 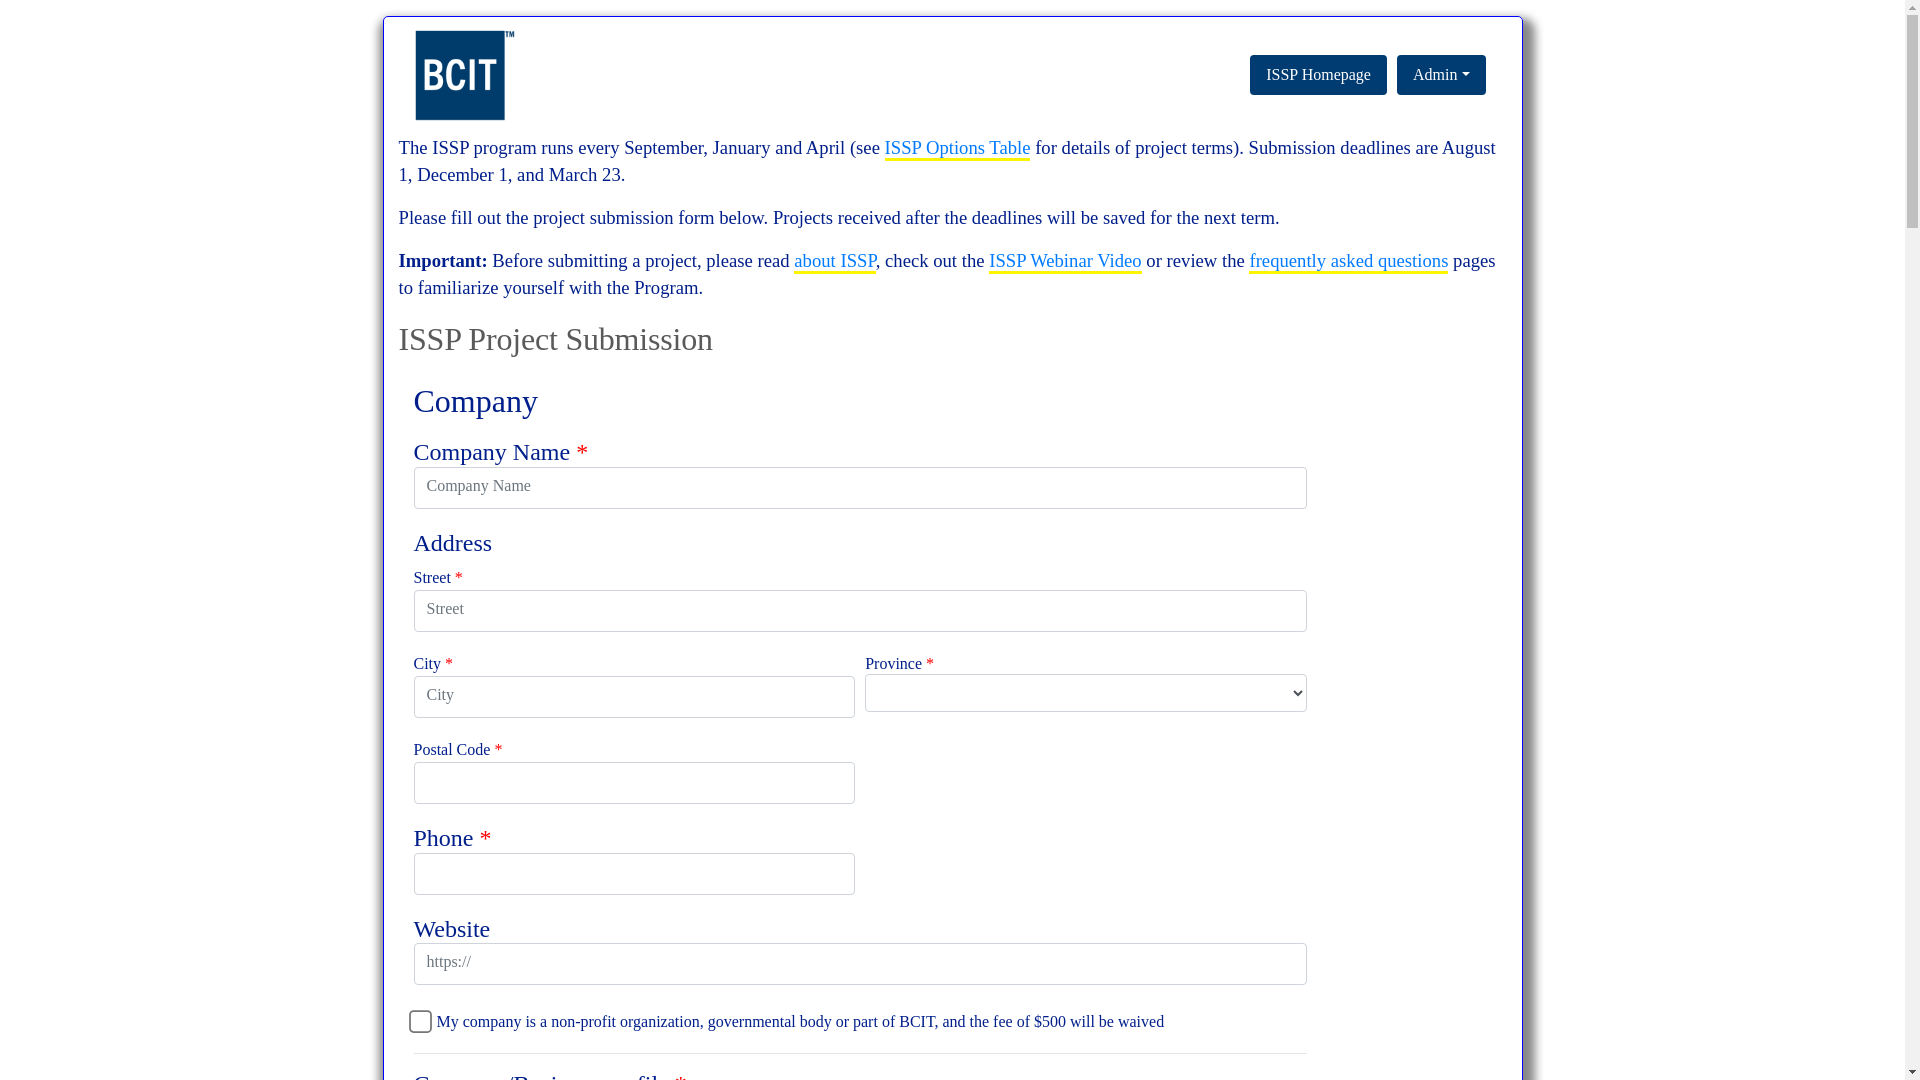 What do you see at coordinates (883, 148) in the screenshot?
I see `'ISSP Options Table'` at bounding box center [883, 148].